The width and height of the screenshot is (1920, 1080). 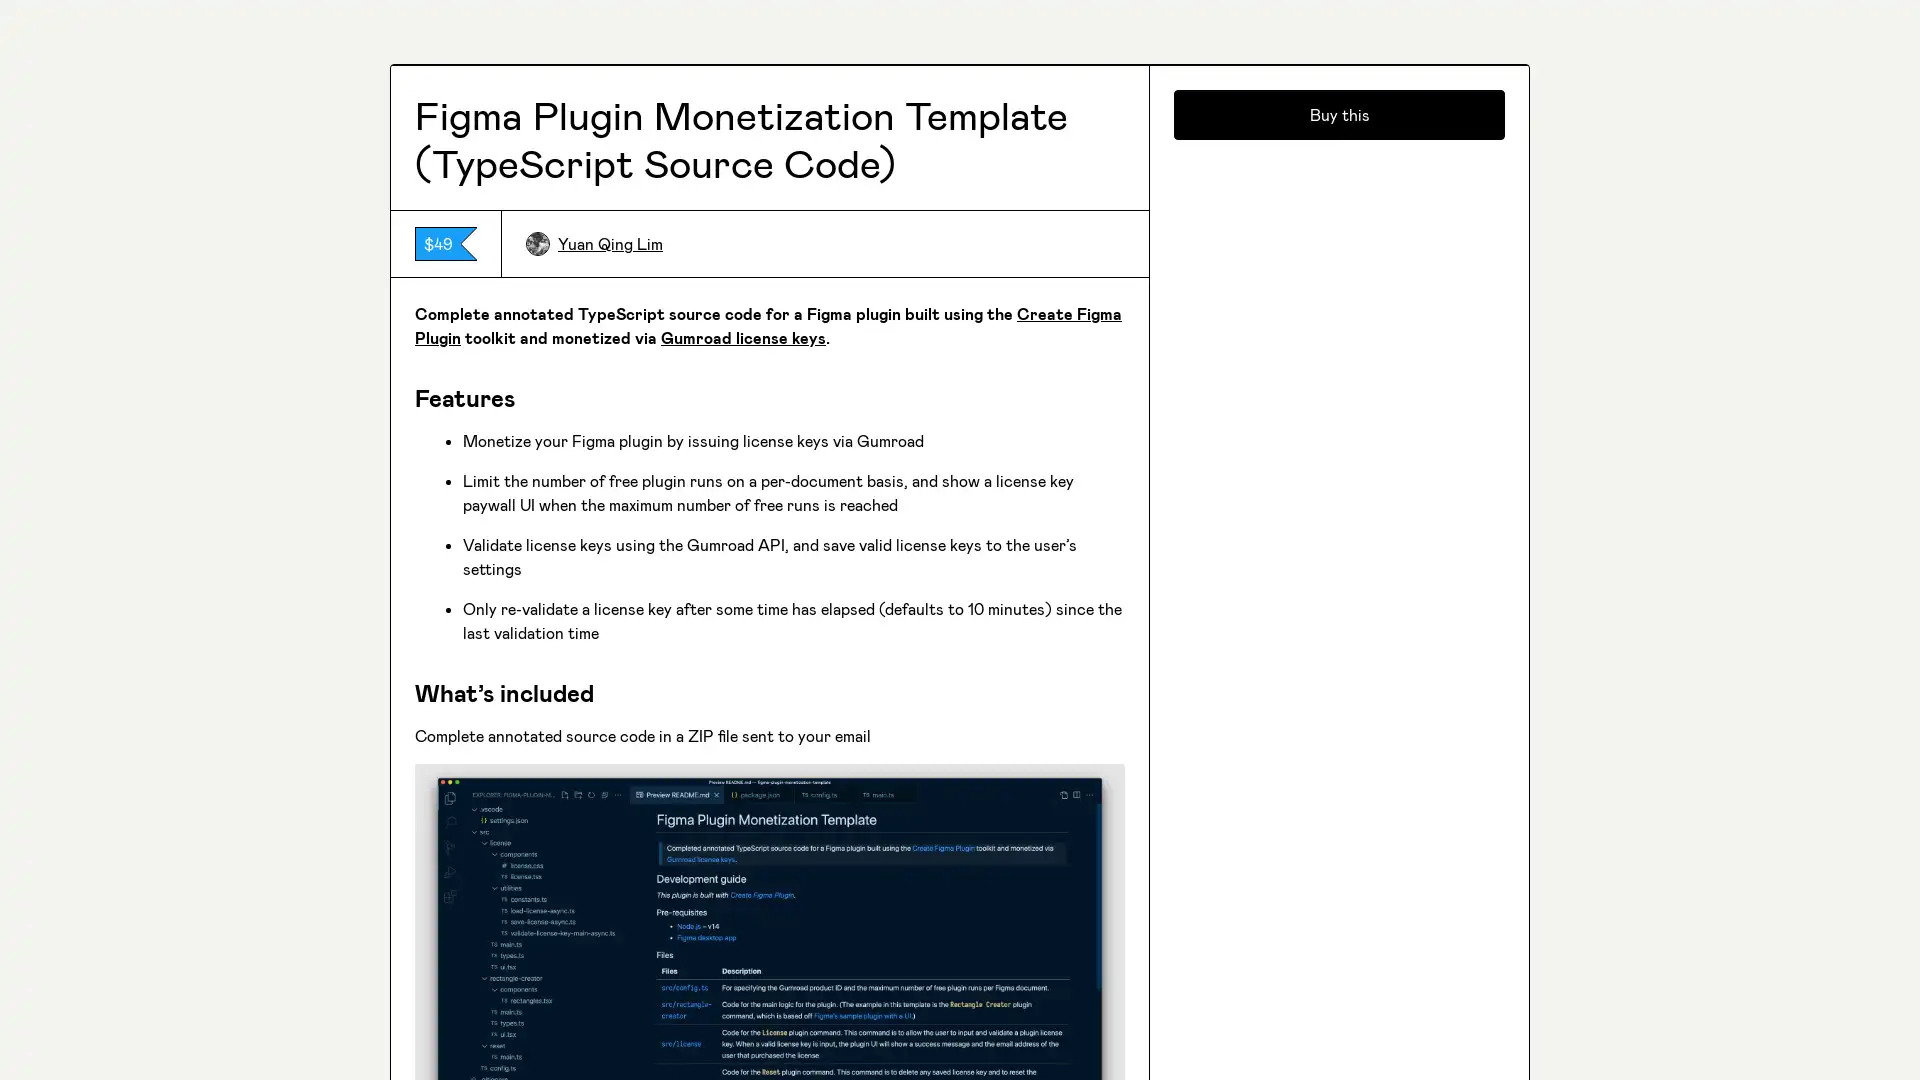 I want to click on Buy this, so click(x=1339, y=825).